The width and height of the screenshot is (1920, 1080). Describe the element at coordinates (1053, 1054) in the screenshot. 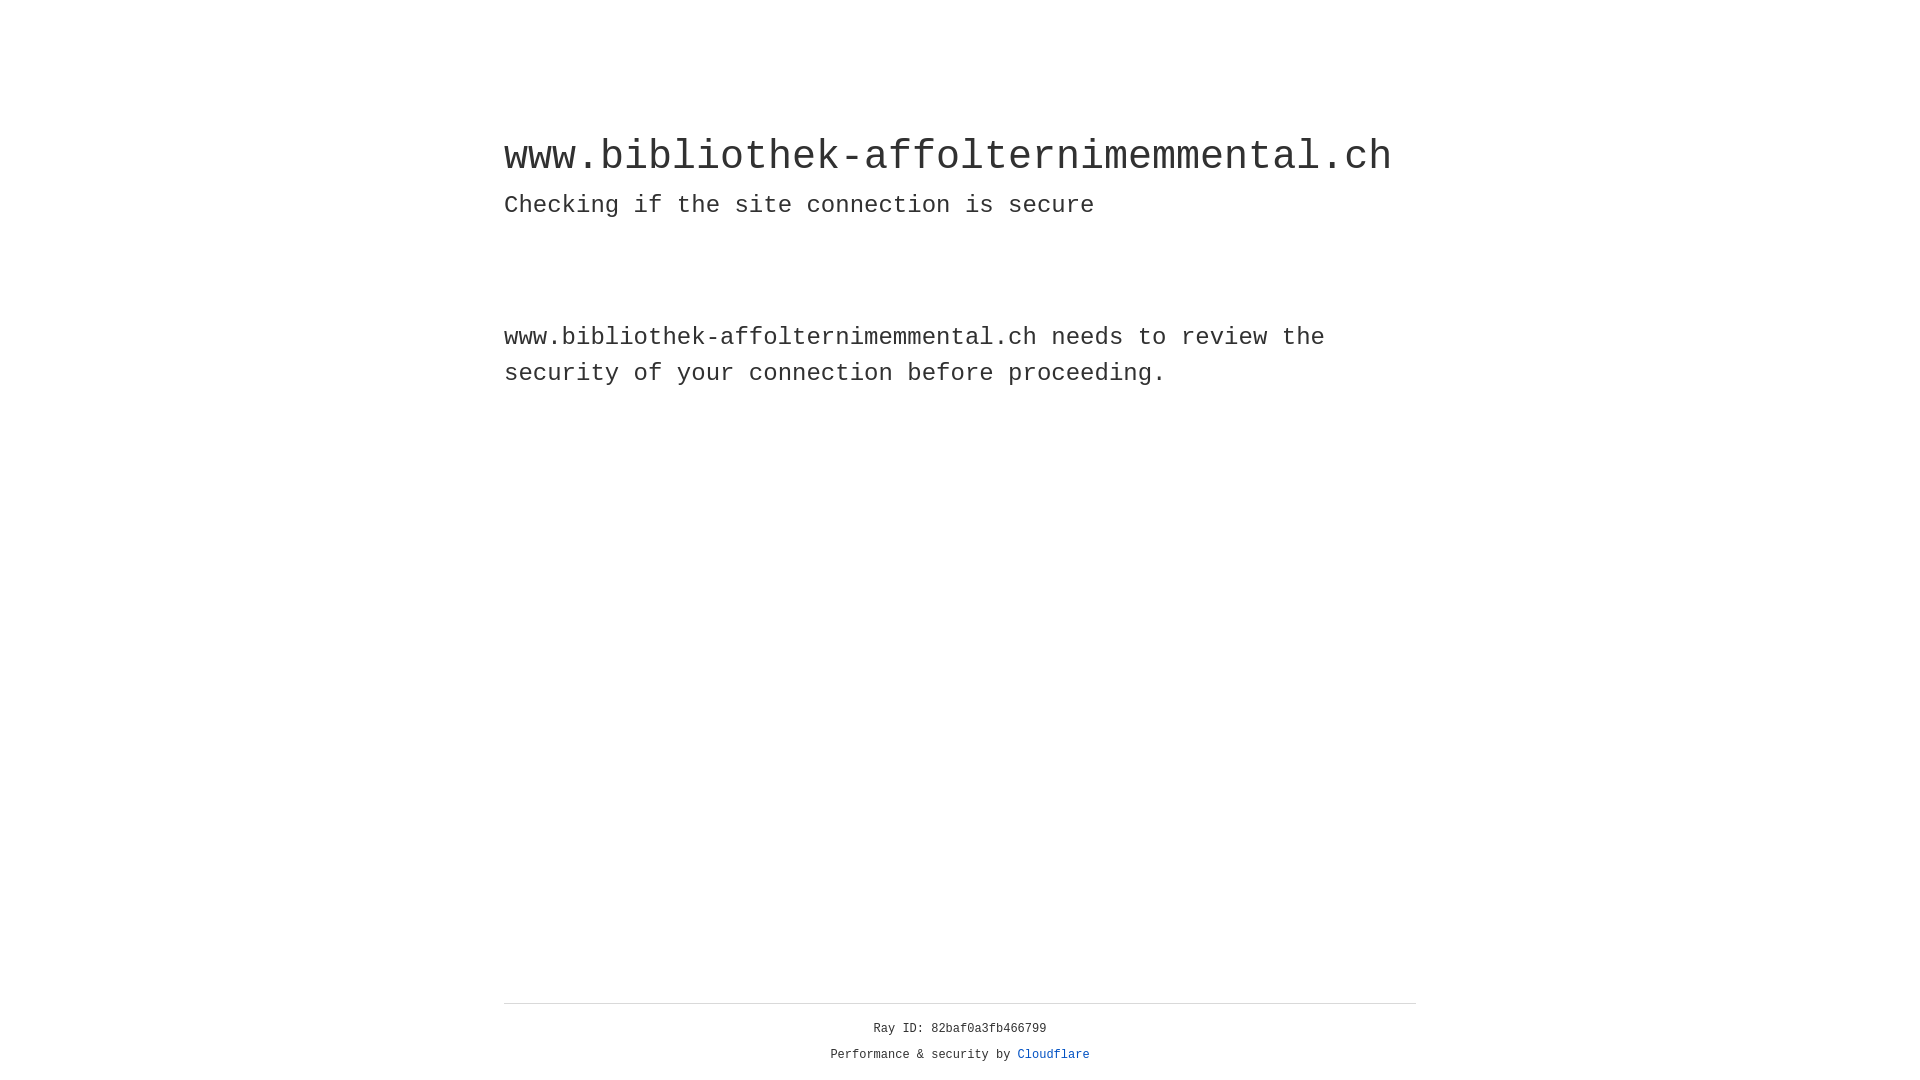

I see `'Cloudflare'` at that location.